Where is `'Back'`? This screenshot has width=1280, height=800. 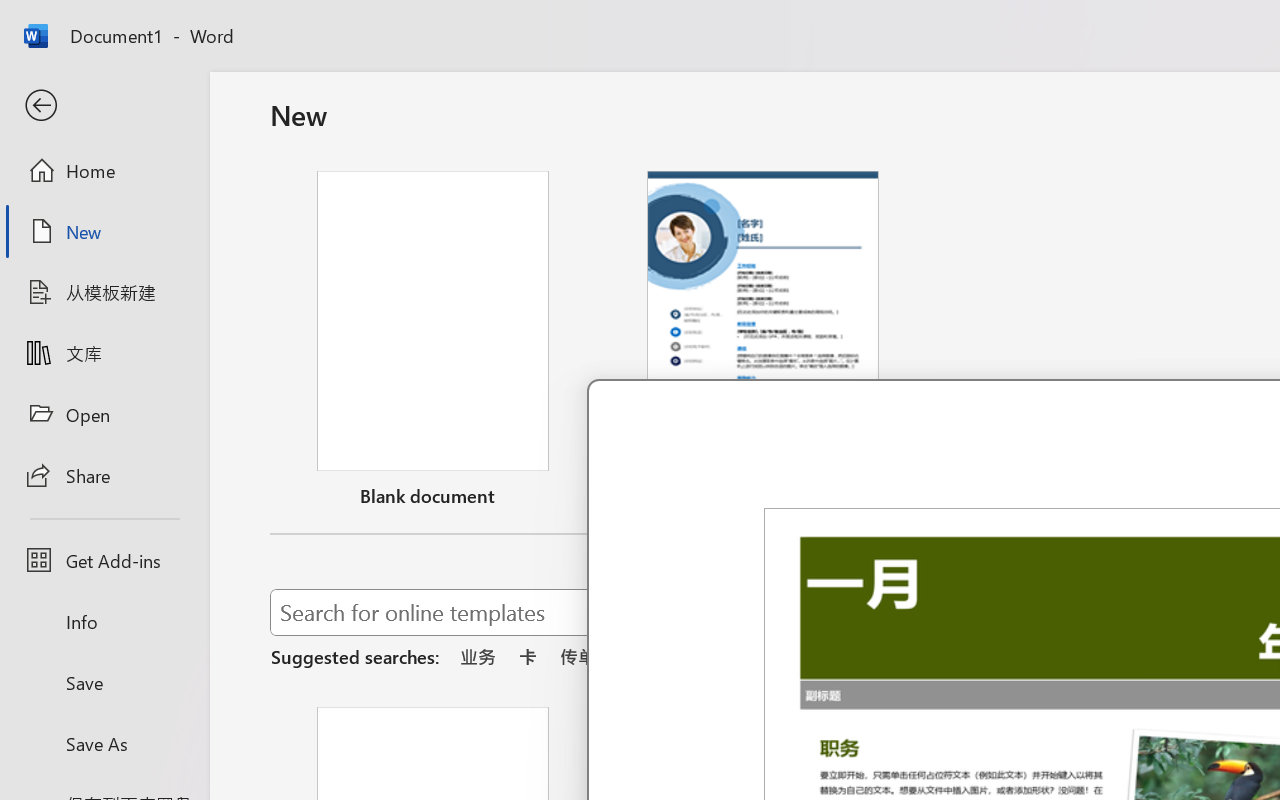
'Back' is located at coordinates (103, 105).